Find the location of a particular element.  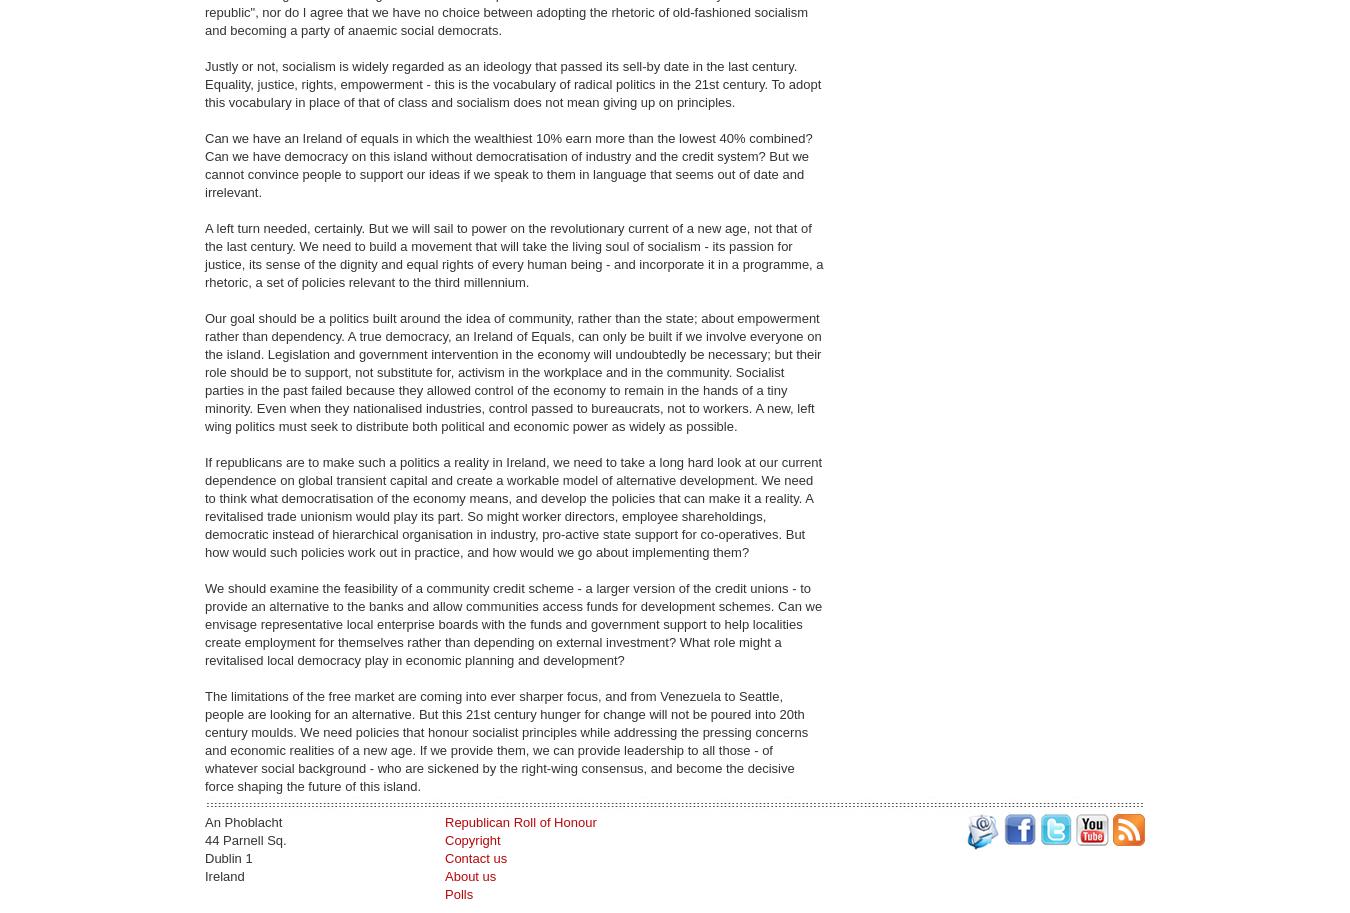

'The limitations of the free market are coming into ever sharper focus, and from Venezuela to Seattle, people are looking for an alternative. But this 21st century hunger for change will not be poured into 20th century moulds. We need policies that honour socialist principles while addressing the pressing concerns and economic realities of a new age. If we provide them, we can provide leadership to all those - of whatever social background - who are sickened by the right-wing consensus, and become the decisive force shaping the future of this island.' is located at coordinates (505, 740).